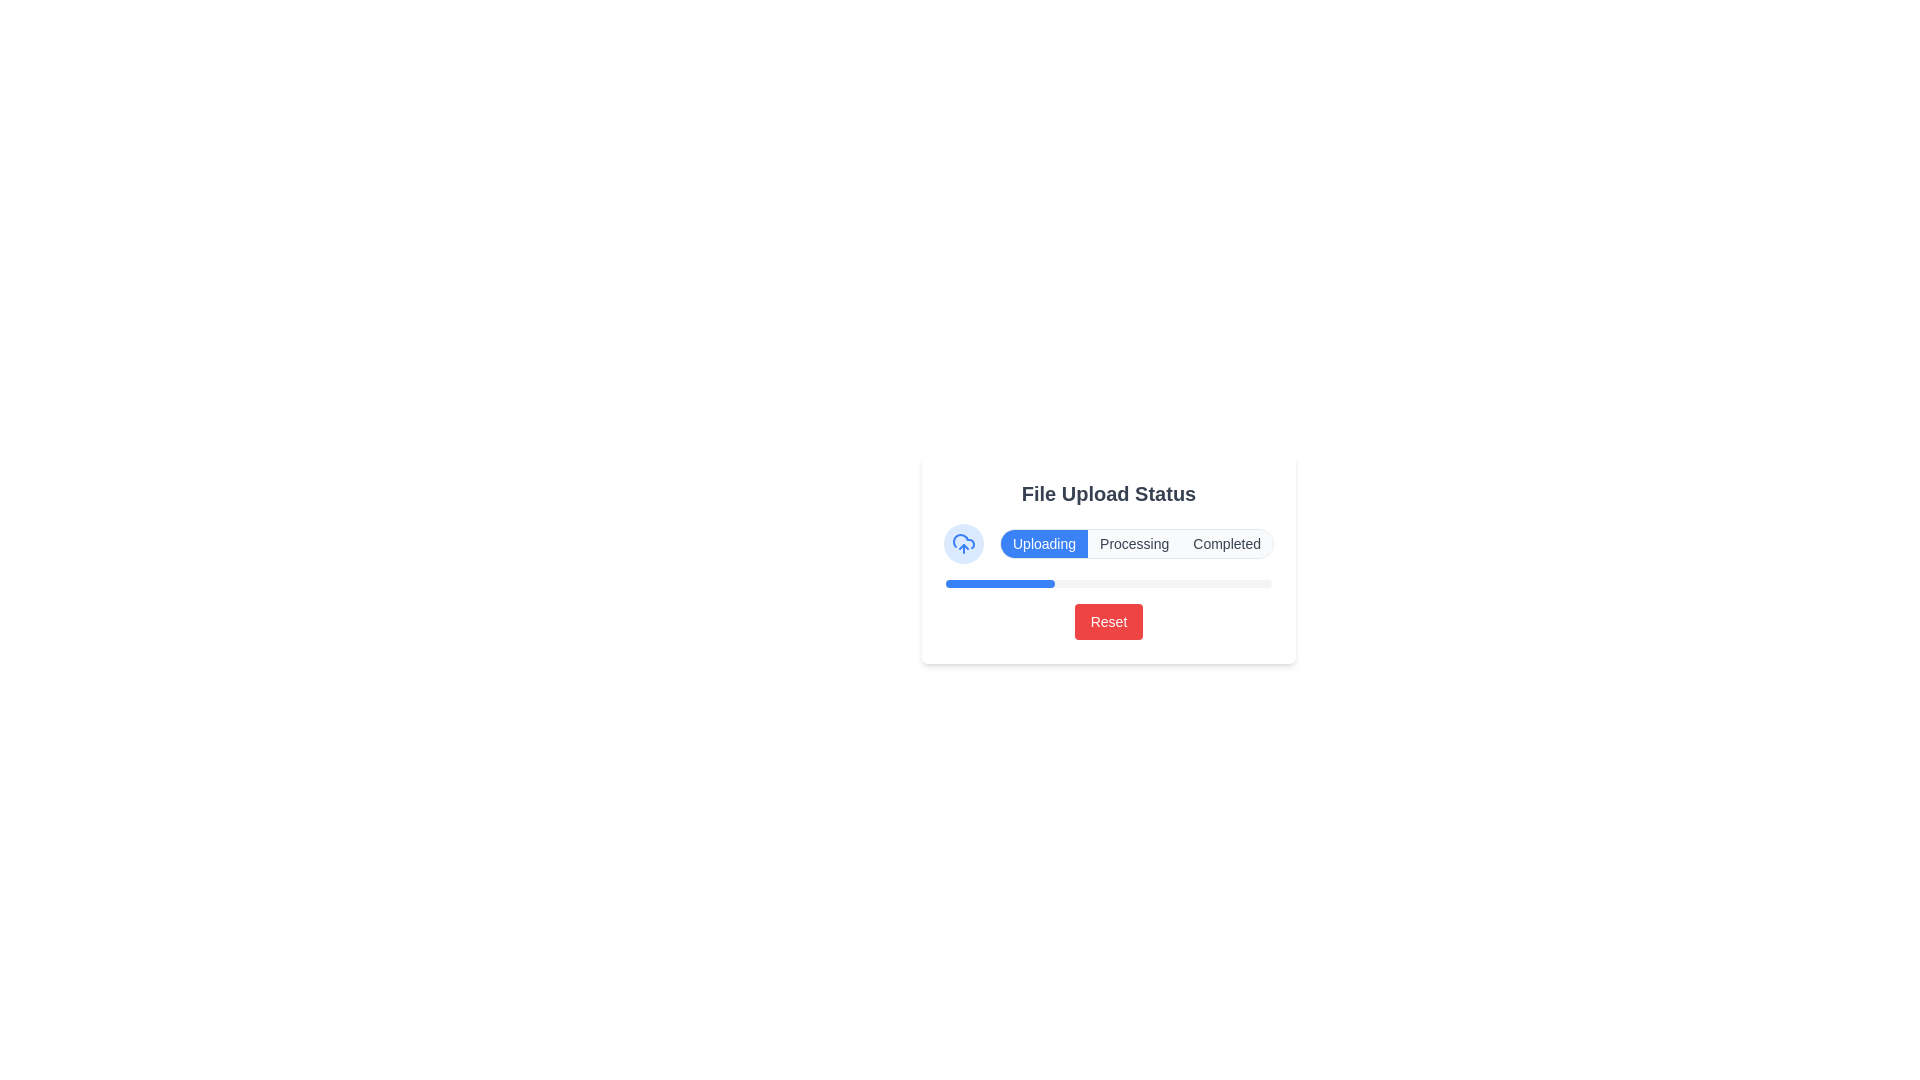 This screenshot has width=1920, height=1080. Describe the element at coordinates (1043, 543) in the screenshot. I see `the blue rectangular button labeled 'Uploading', which is the first of three sibling buttons in the 'File Upload Status' section` at that location.